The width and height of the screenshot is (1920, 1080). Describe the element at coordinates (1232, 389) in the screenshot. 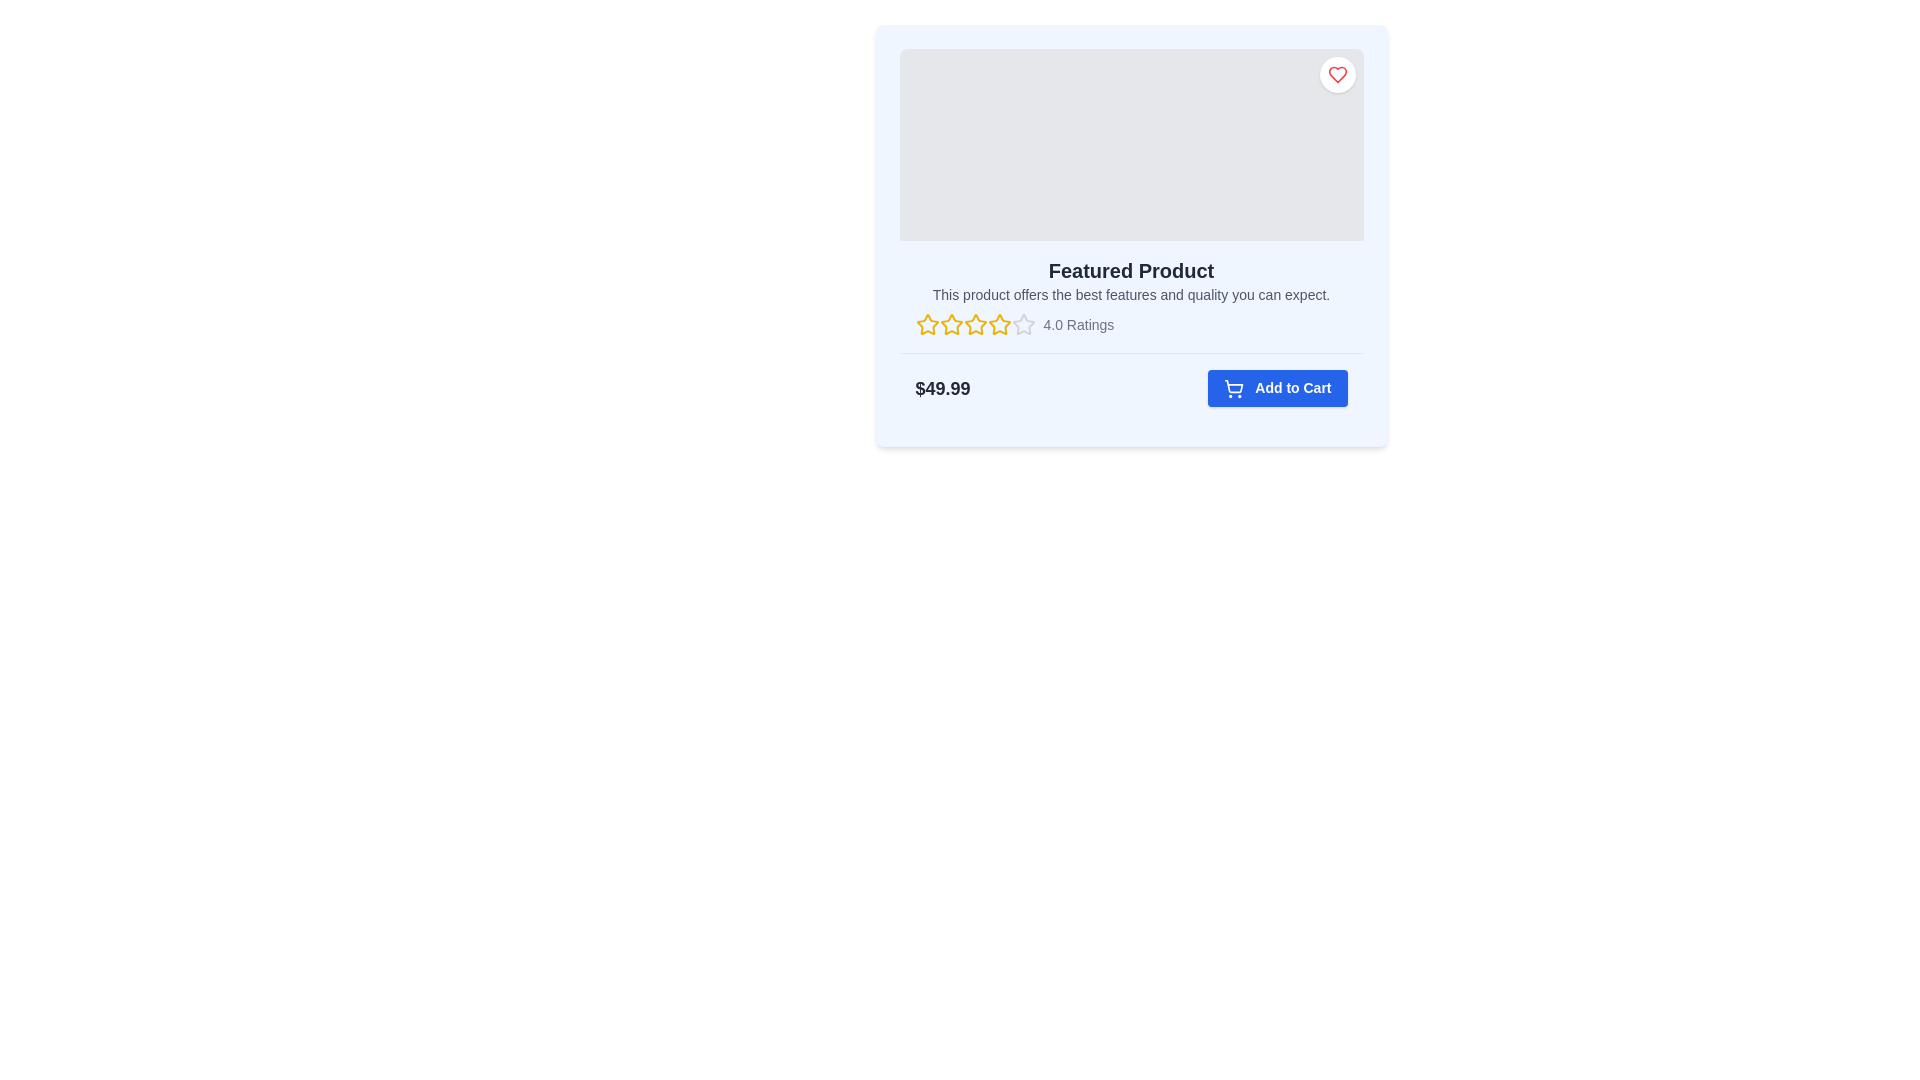

I see `the 'Add to Cart' button which contains the shopping cart SVG icon located at the left end of the button content` at that location.